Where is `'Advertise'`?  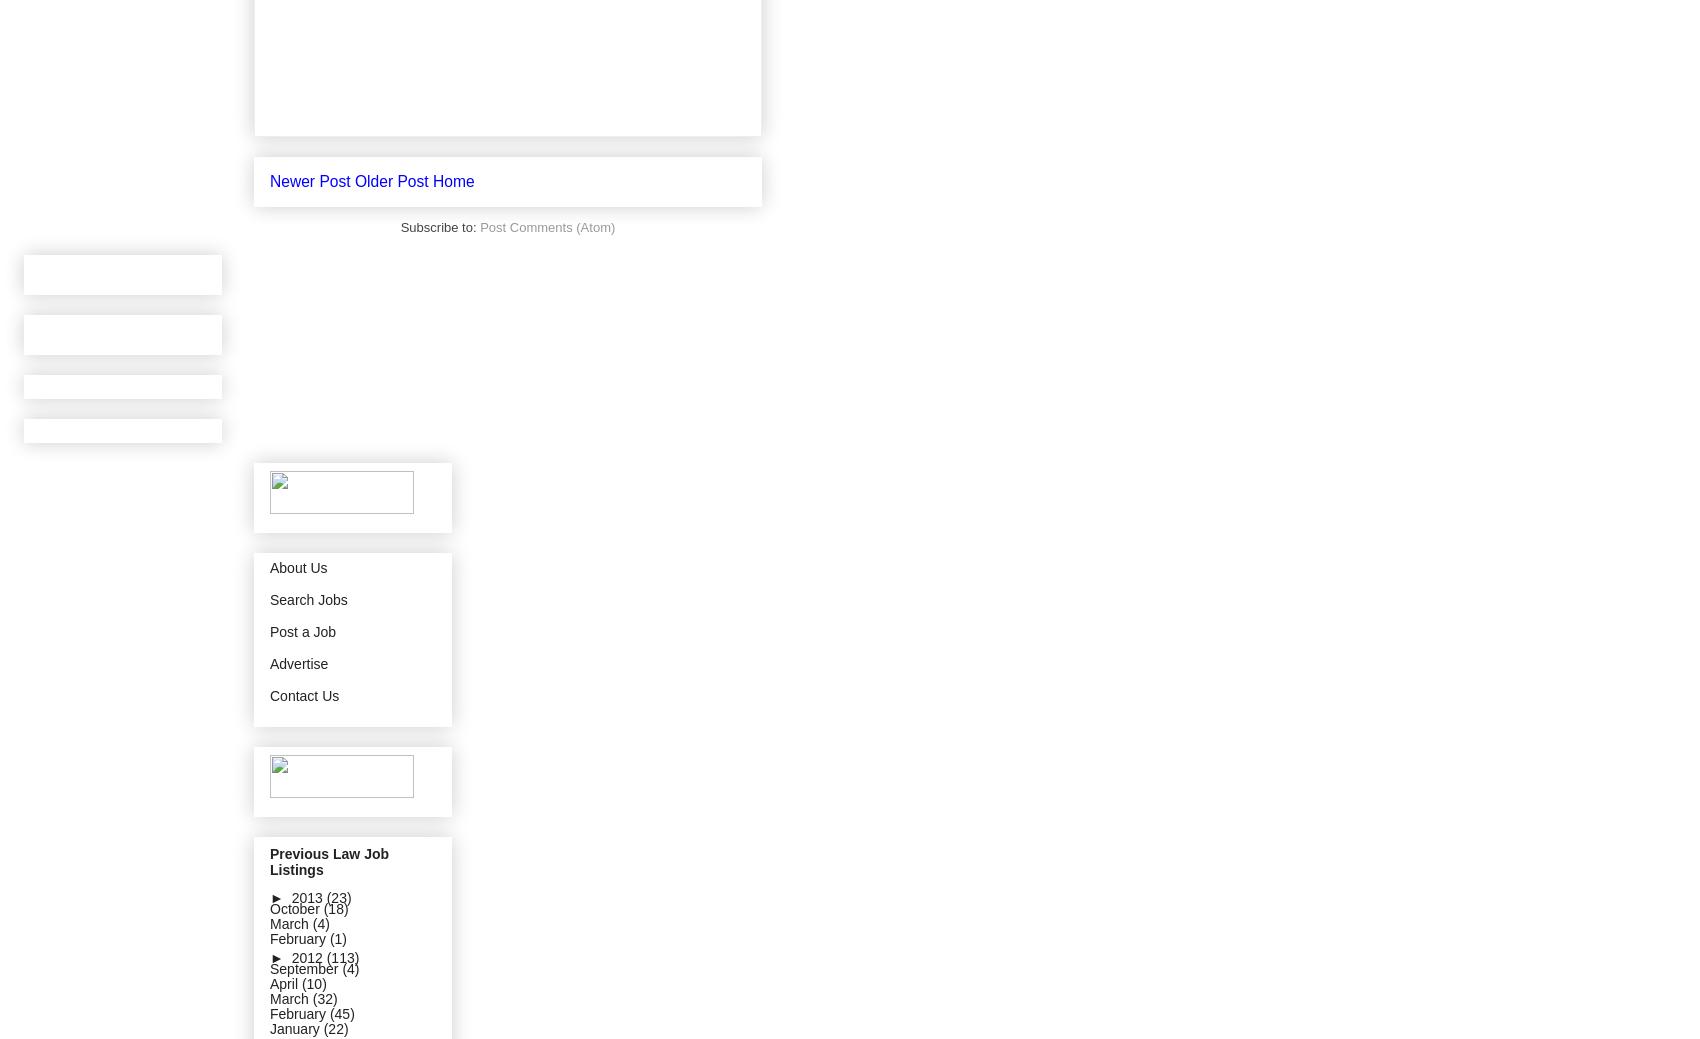
'Advertise' is located at coordinates (299, 662).